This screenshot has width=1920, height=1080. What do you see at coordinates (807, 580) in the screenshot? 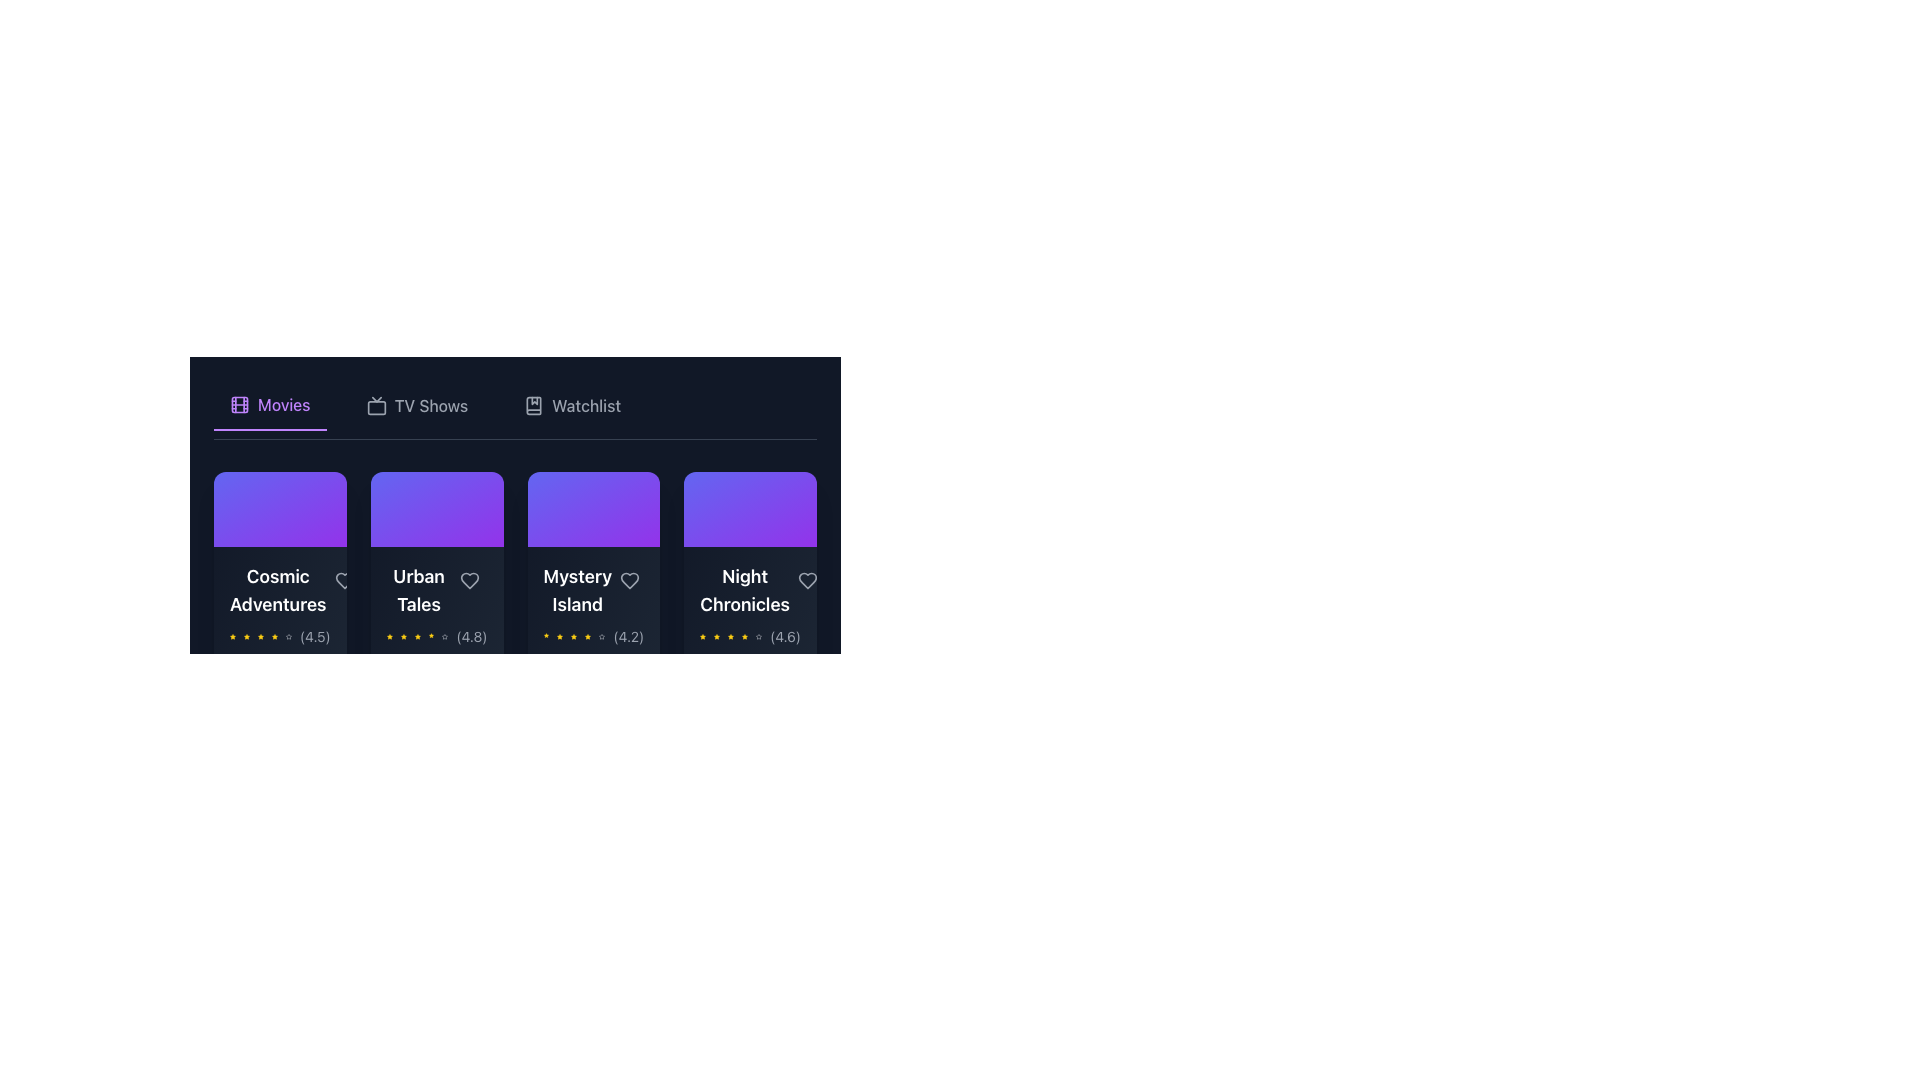
I see `the heart-shaped icon with a hollow center located in the bottom-right corner of the 'Night Chronicles' card` at bounding box center [807, 580].